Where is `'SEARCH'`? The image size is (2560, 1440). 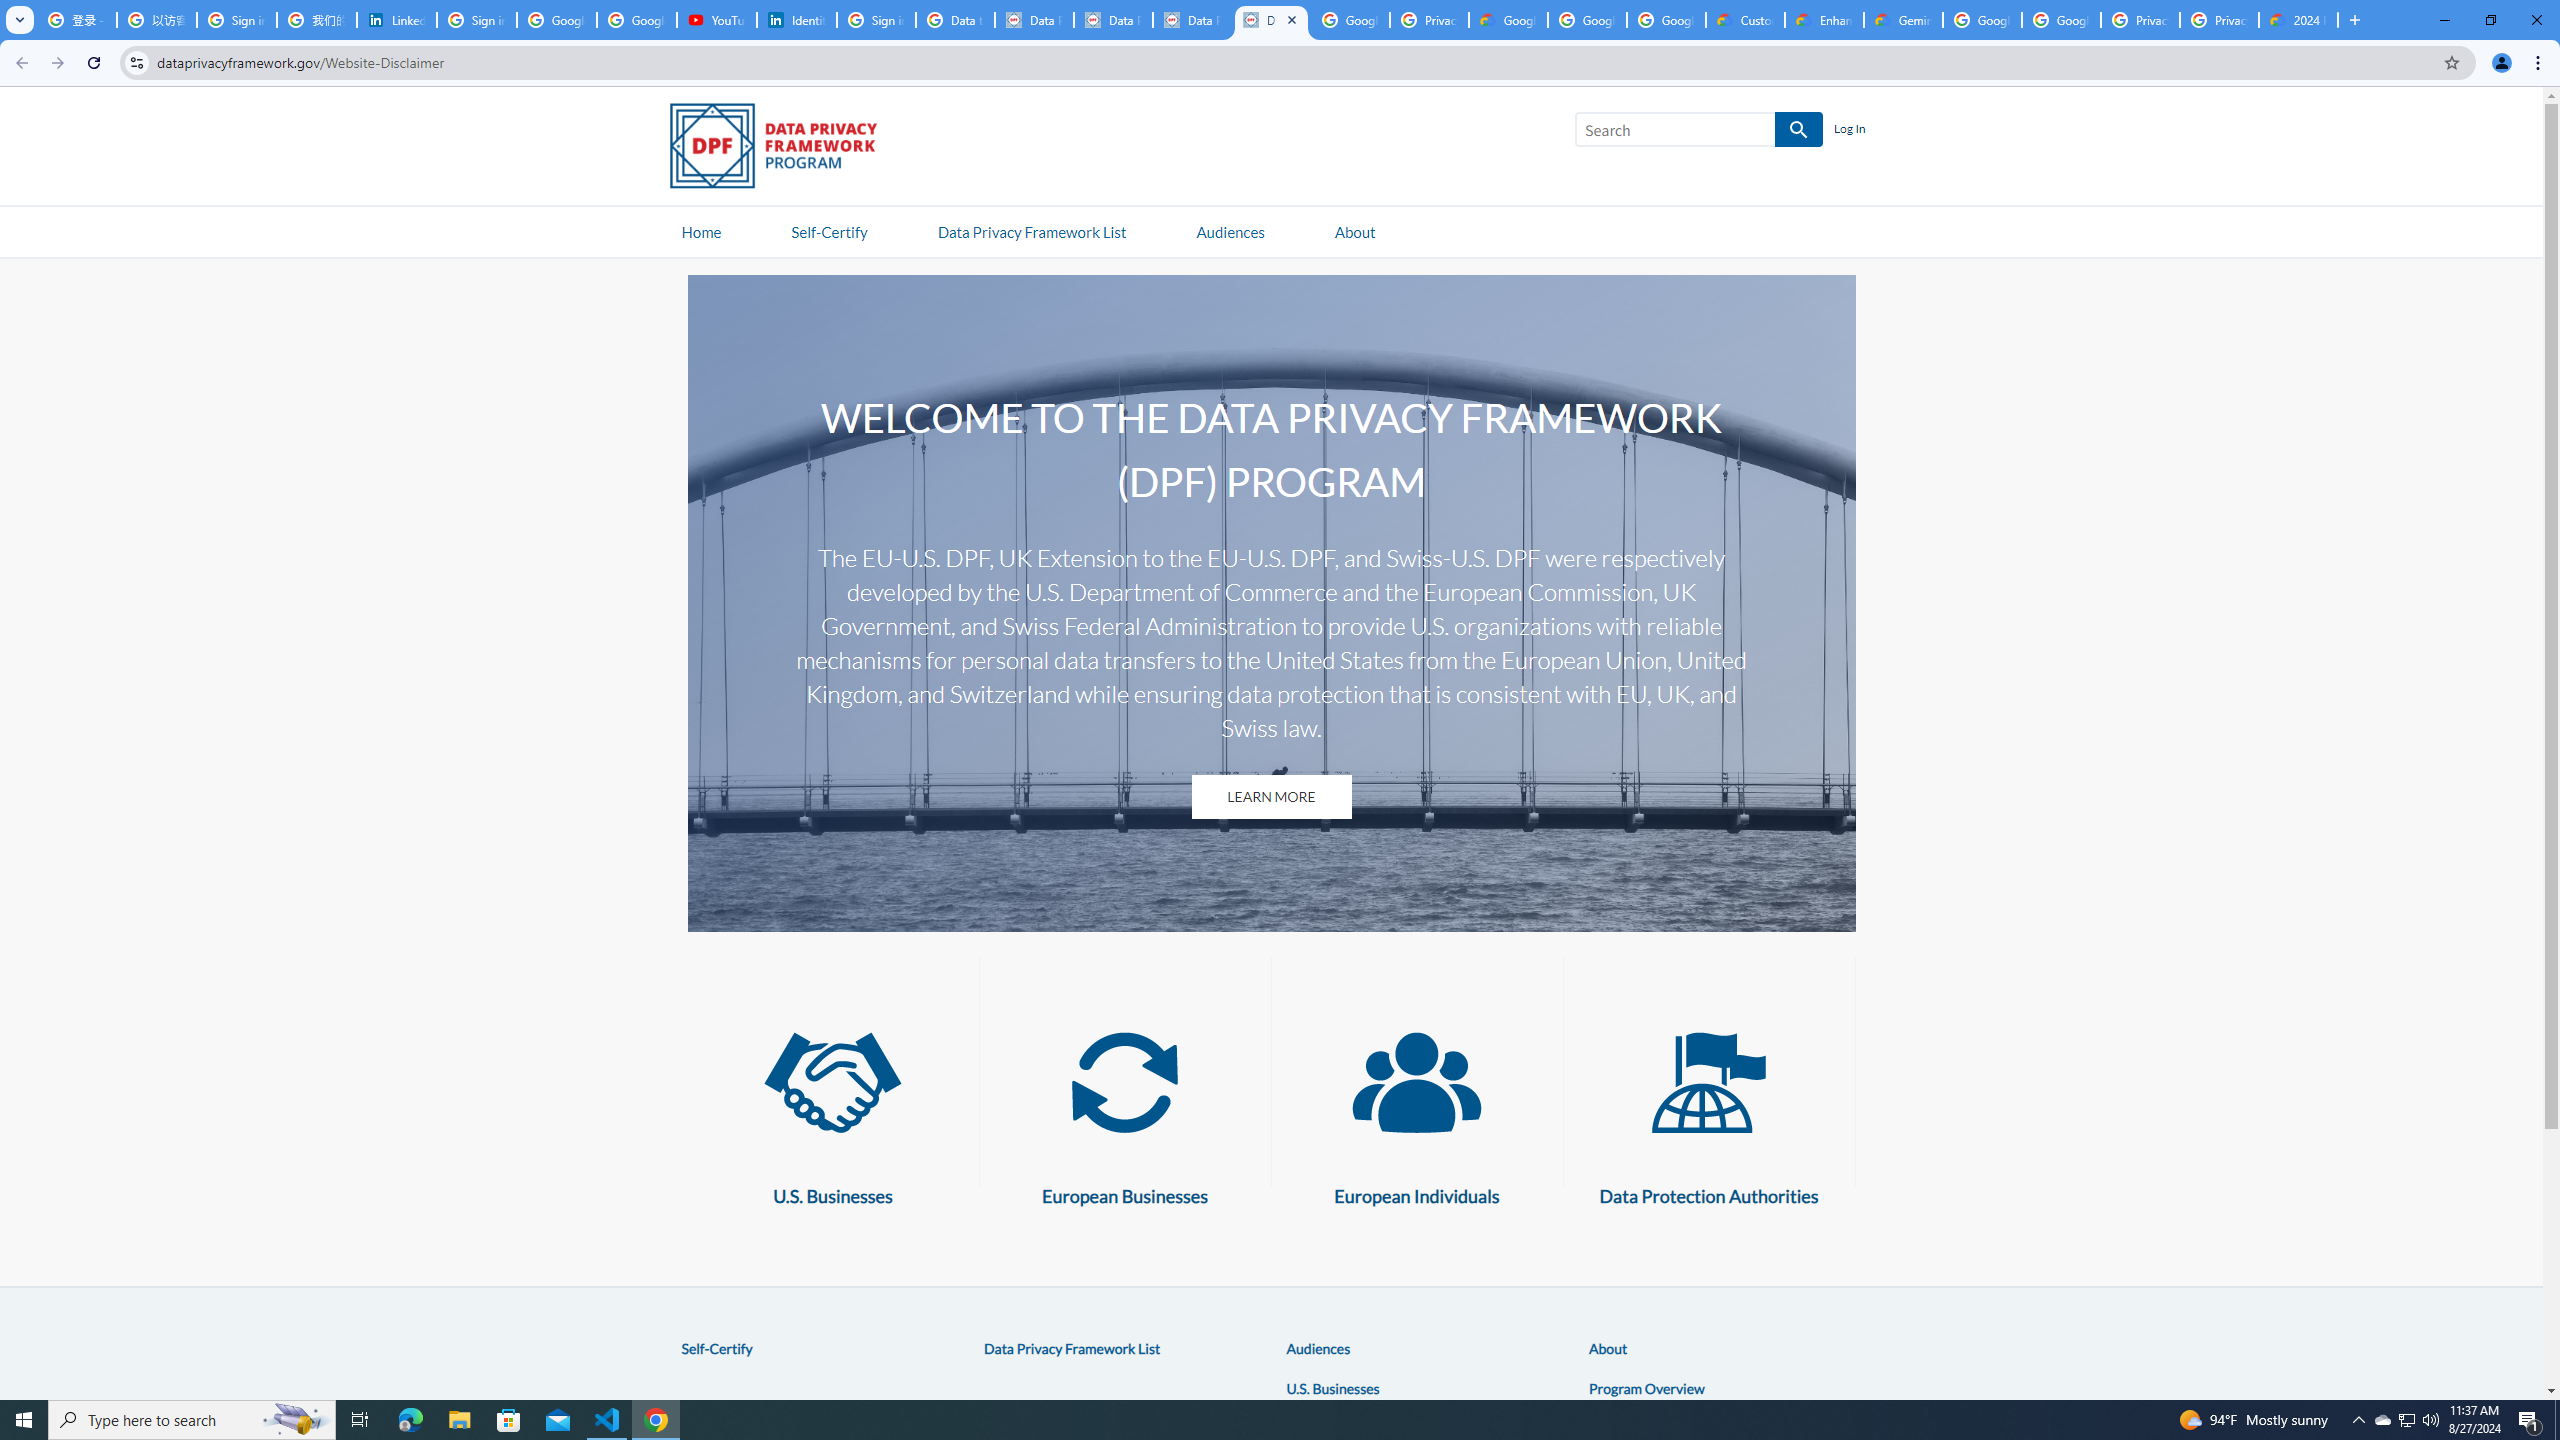 'SEARCH' is located at coordinates (1797, 130).